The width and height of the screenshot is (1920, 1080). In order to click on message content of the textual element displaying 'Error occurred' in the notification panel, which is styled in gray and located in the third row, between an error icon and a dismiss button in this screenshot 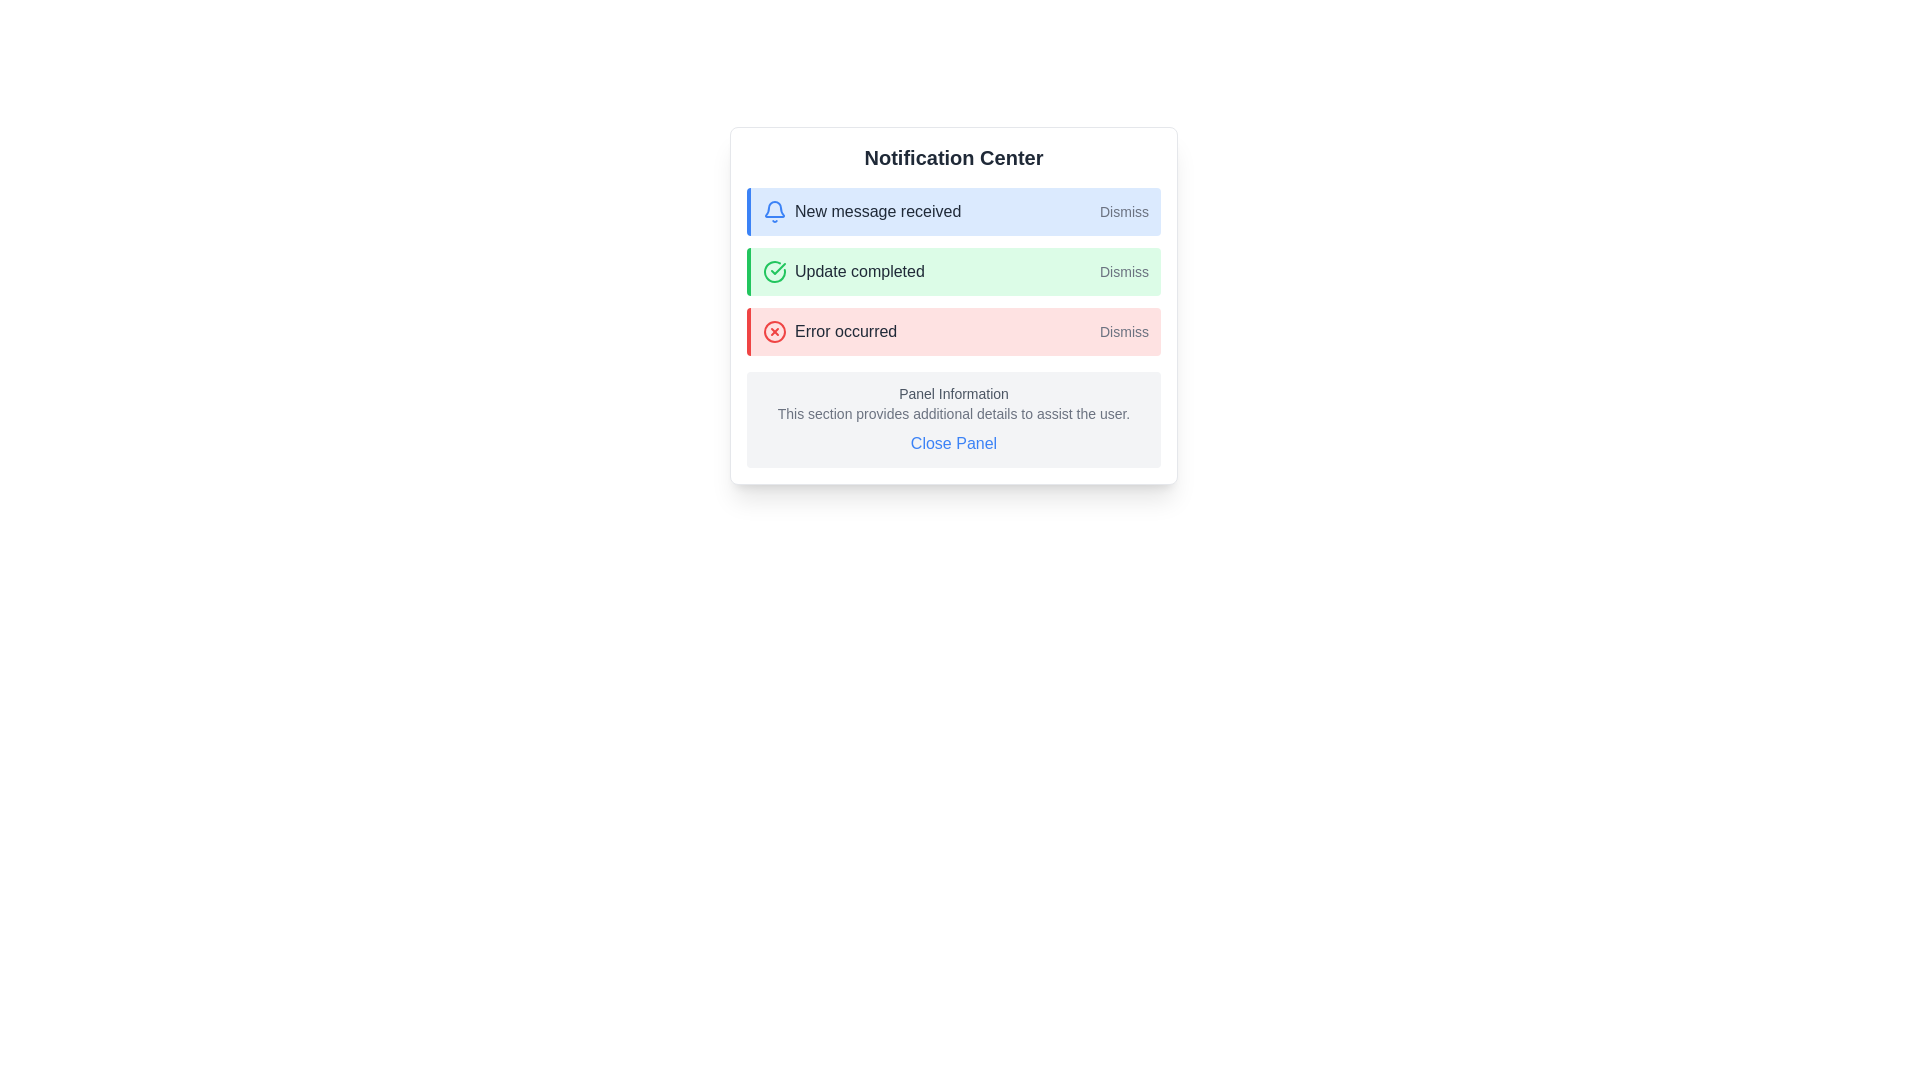, I will do `click(846, 330)`.